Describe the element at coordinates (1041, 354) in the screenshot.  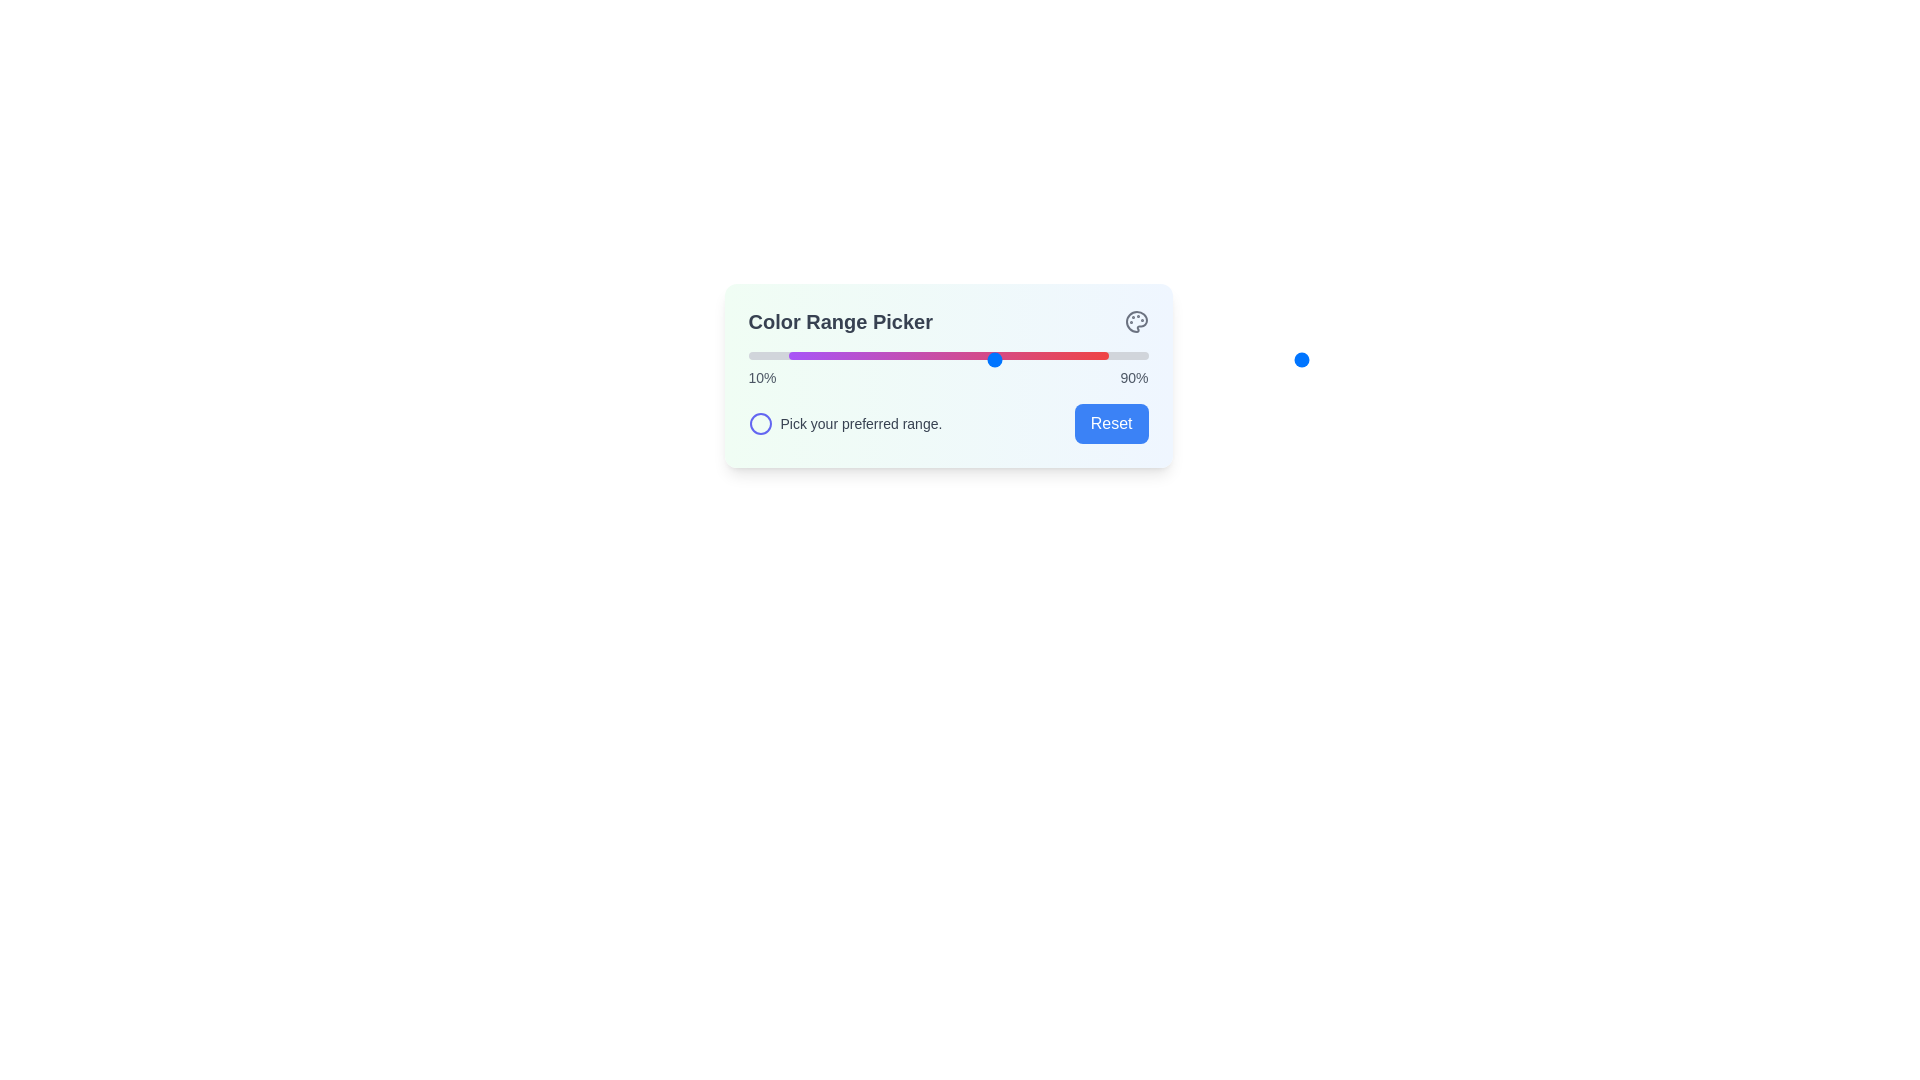
I see `the slider value` at that location.